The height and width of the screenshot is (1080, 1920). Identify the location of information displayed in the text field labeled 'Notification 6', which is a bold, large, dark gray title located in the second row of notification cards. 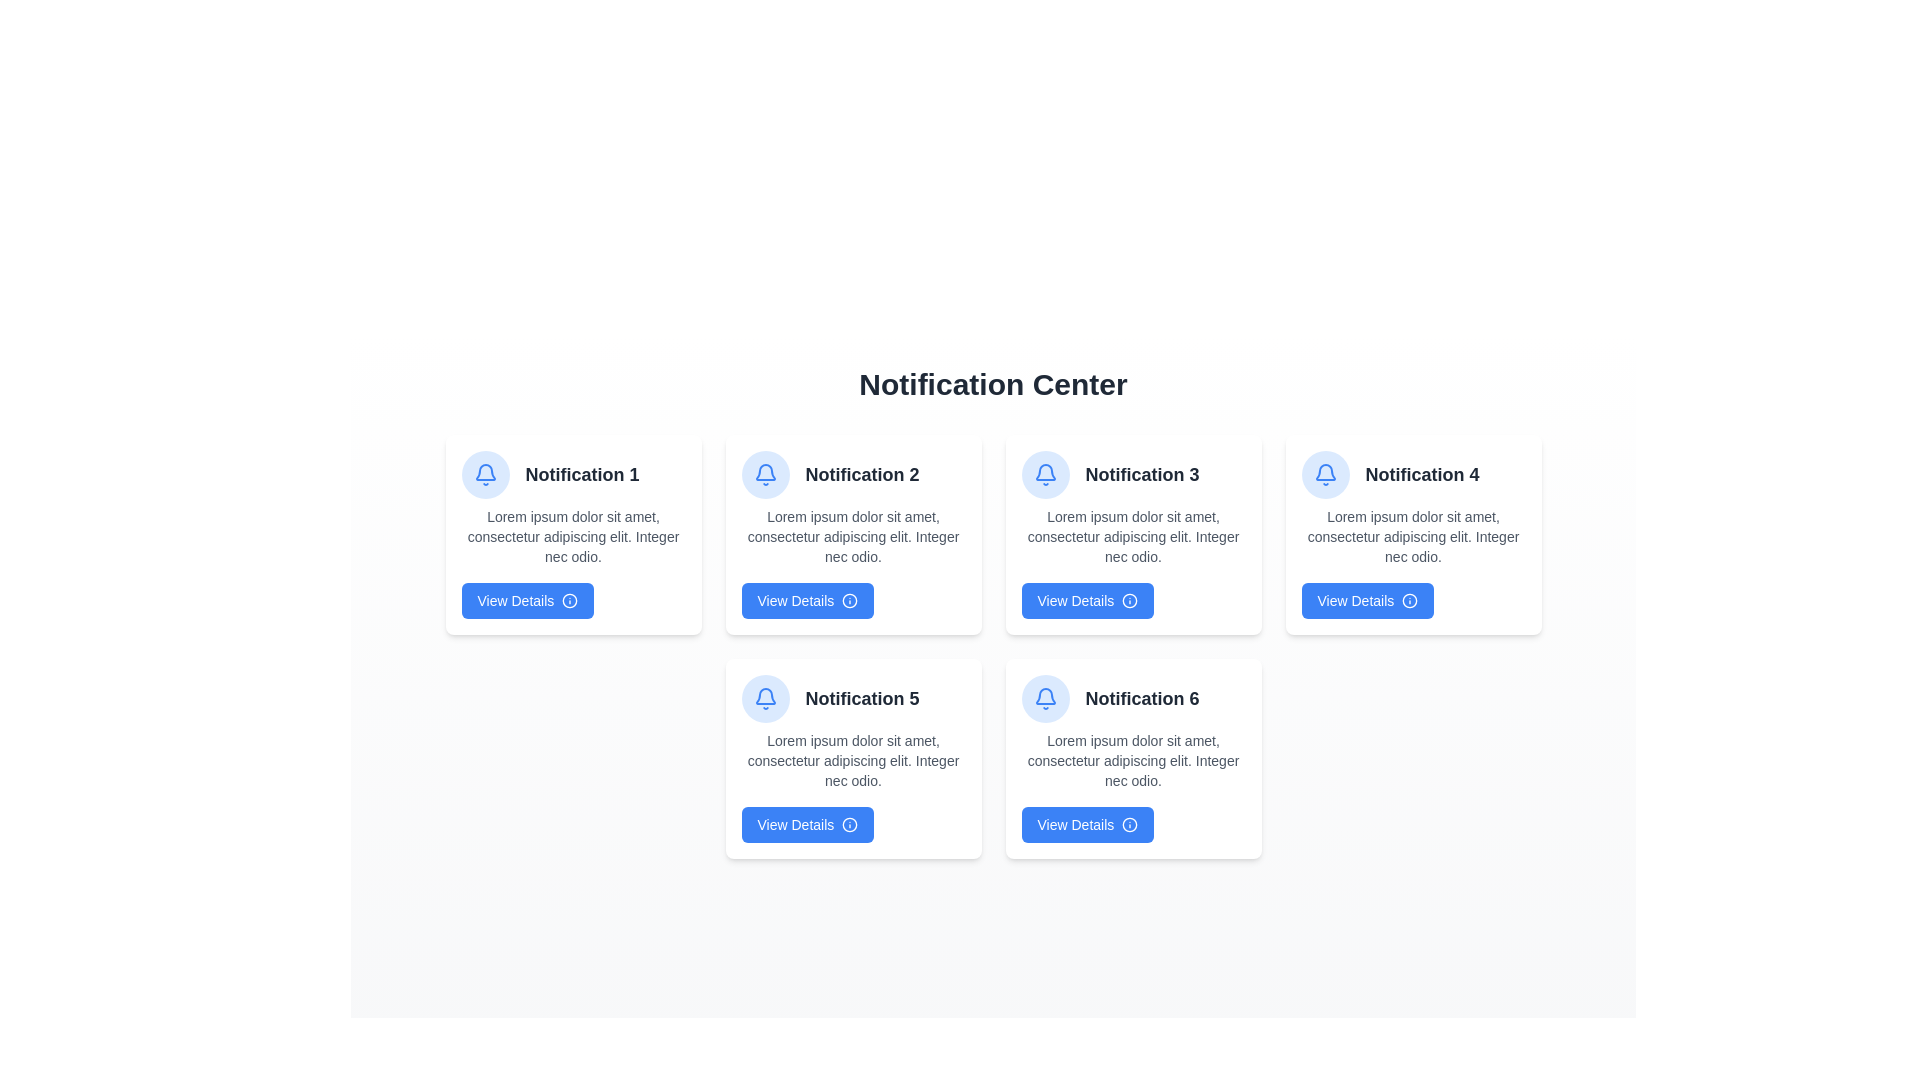
(1142, 697).